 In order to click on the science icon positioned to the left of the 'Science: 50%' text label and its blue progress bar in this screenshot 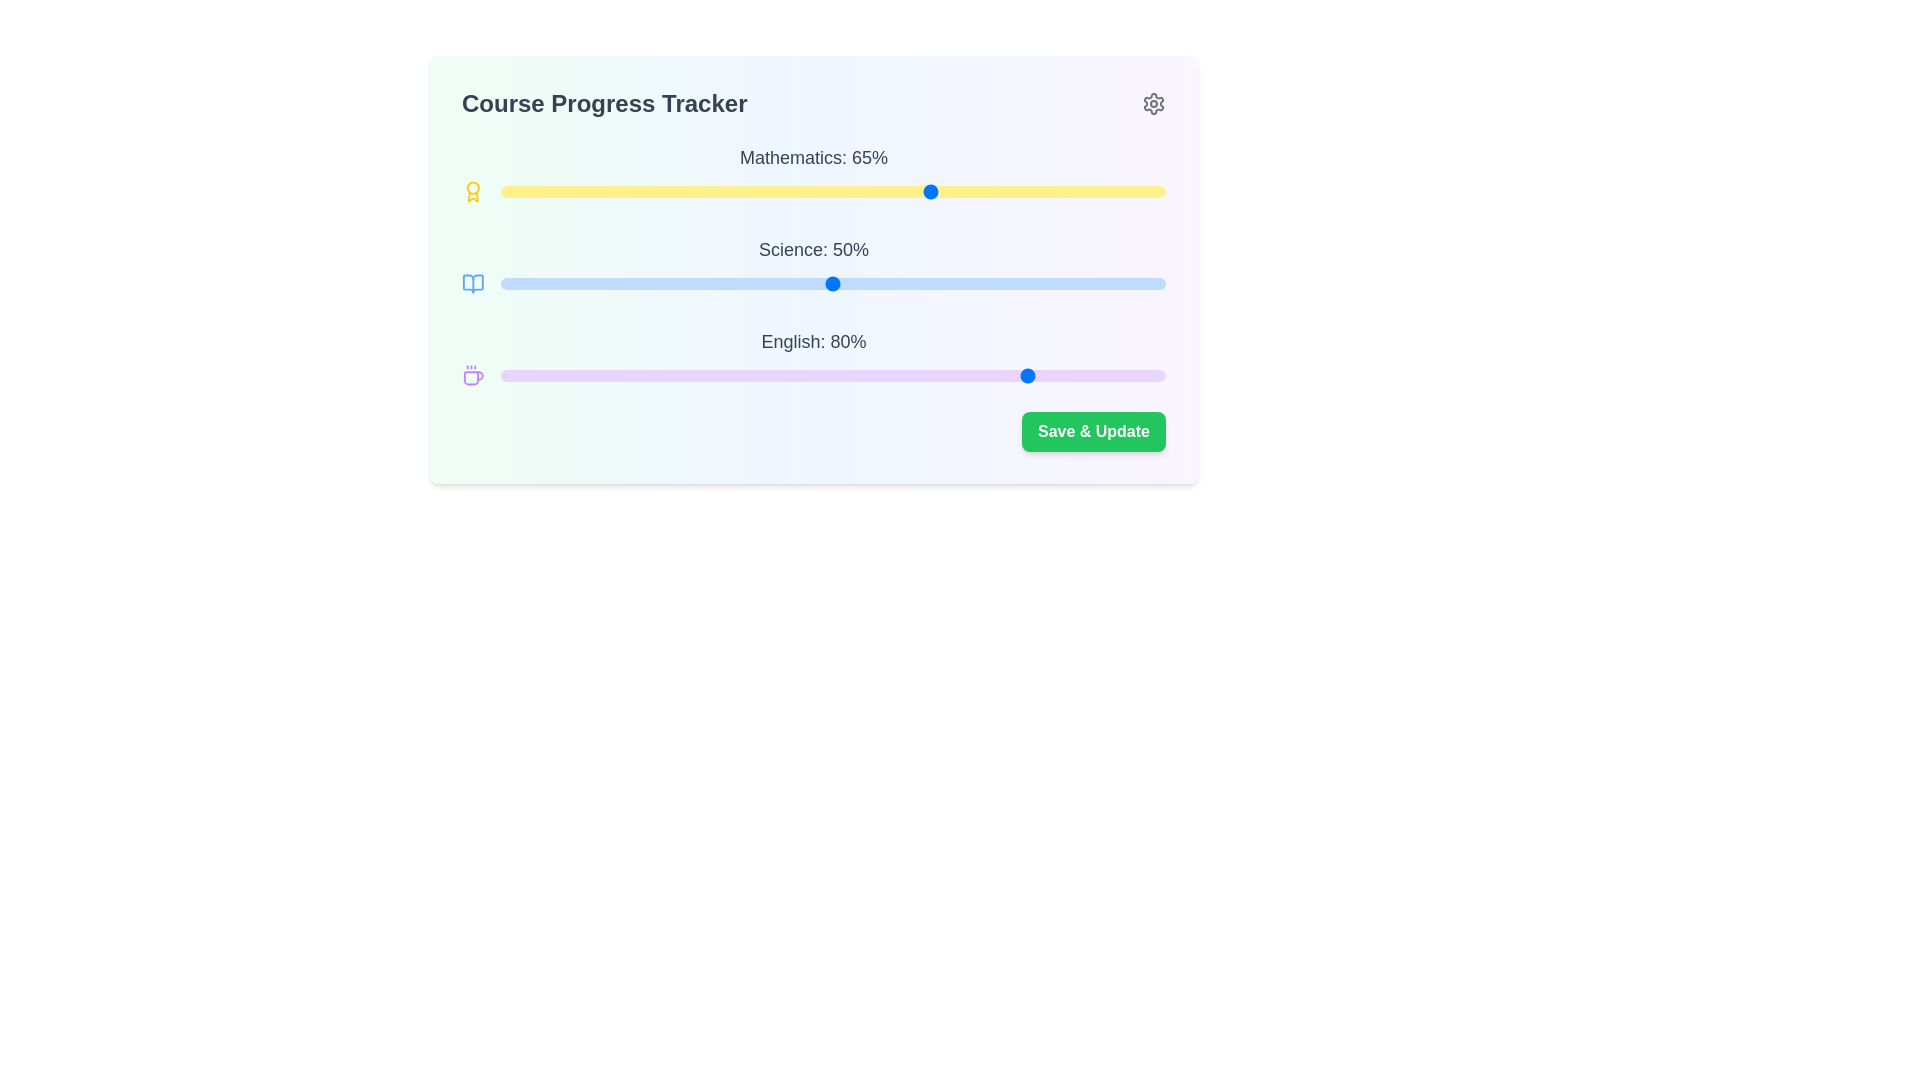, I will do `click(472, 284)`.